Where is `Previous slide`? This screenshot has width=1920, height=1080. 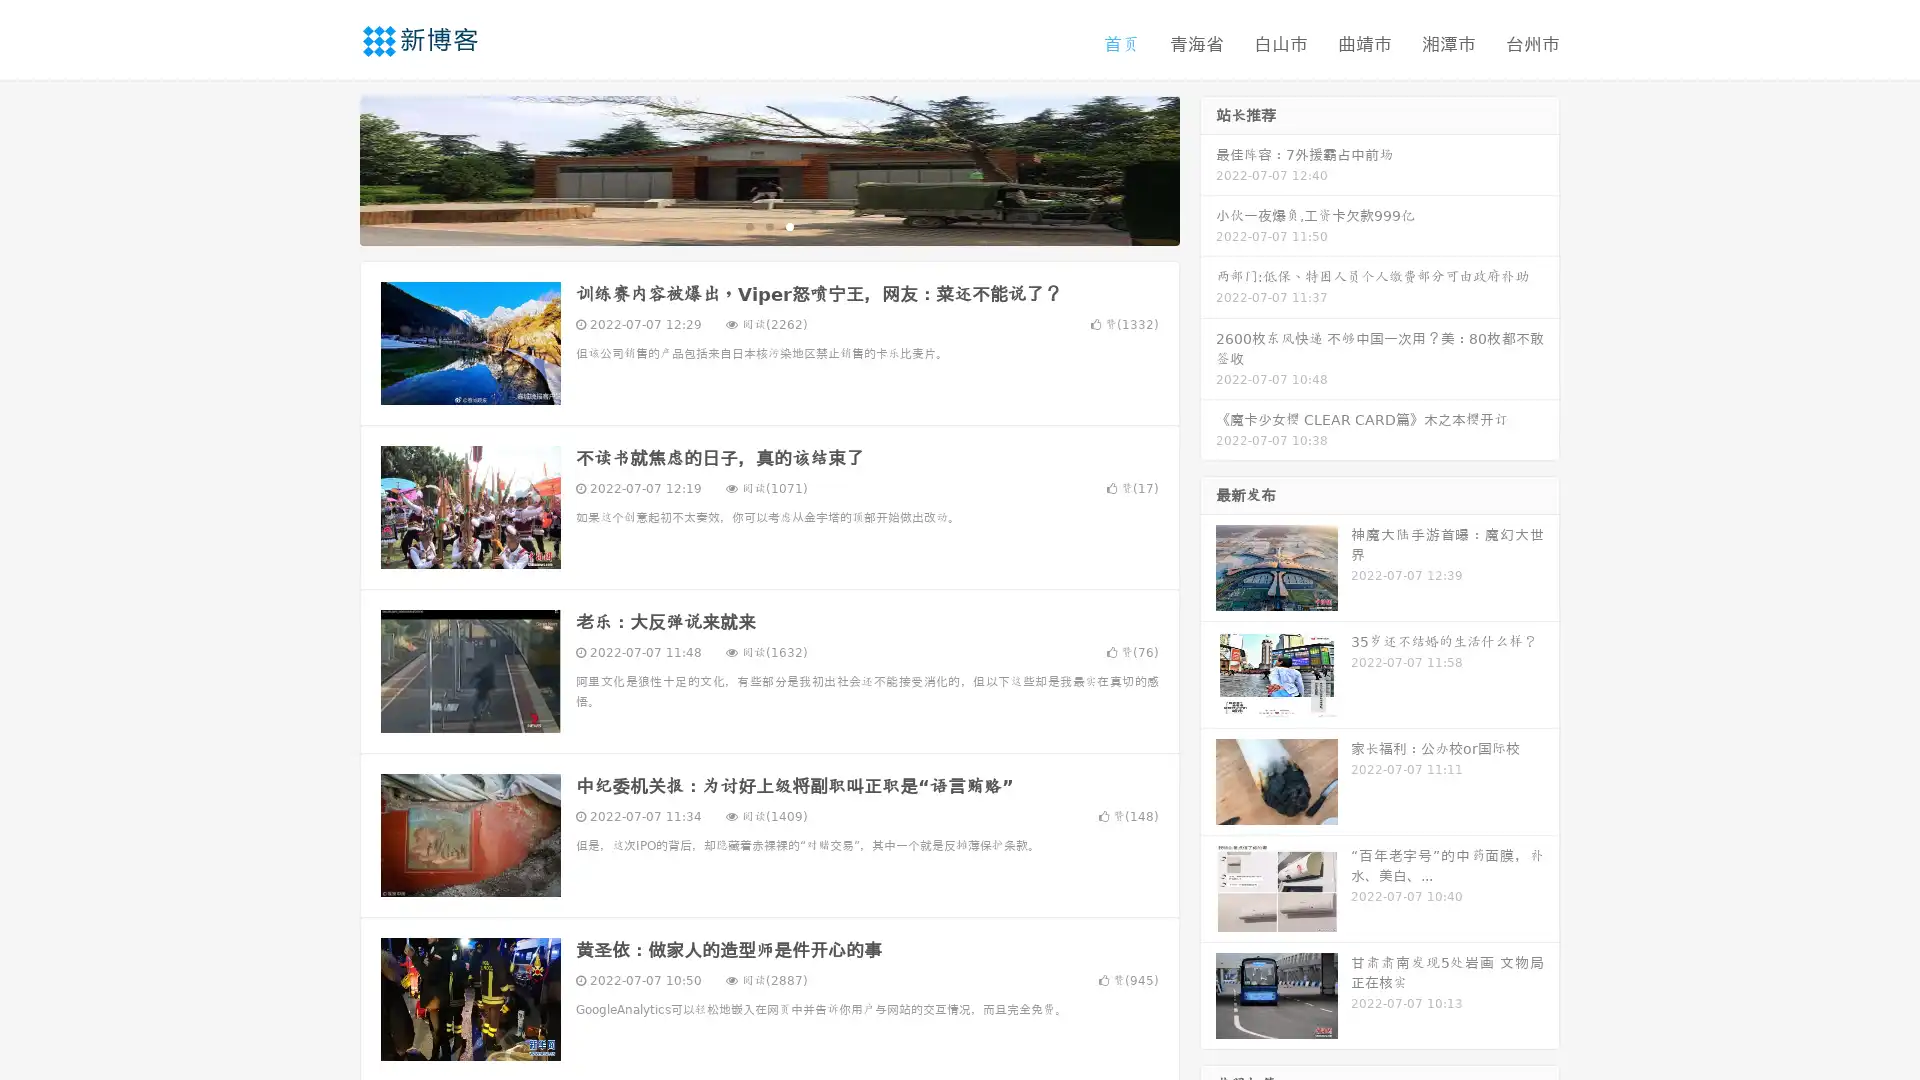
Previous slide is located at coordinates (330, 168).